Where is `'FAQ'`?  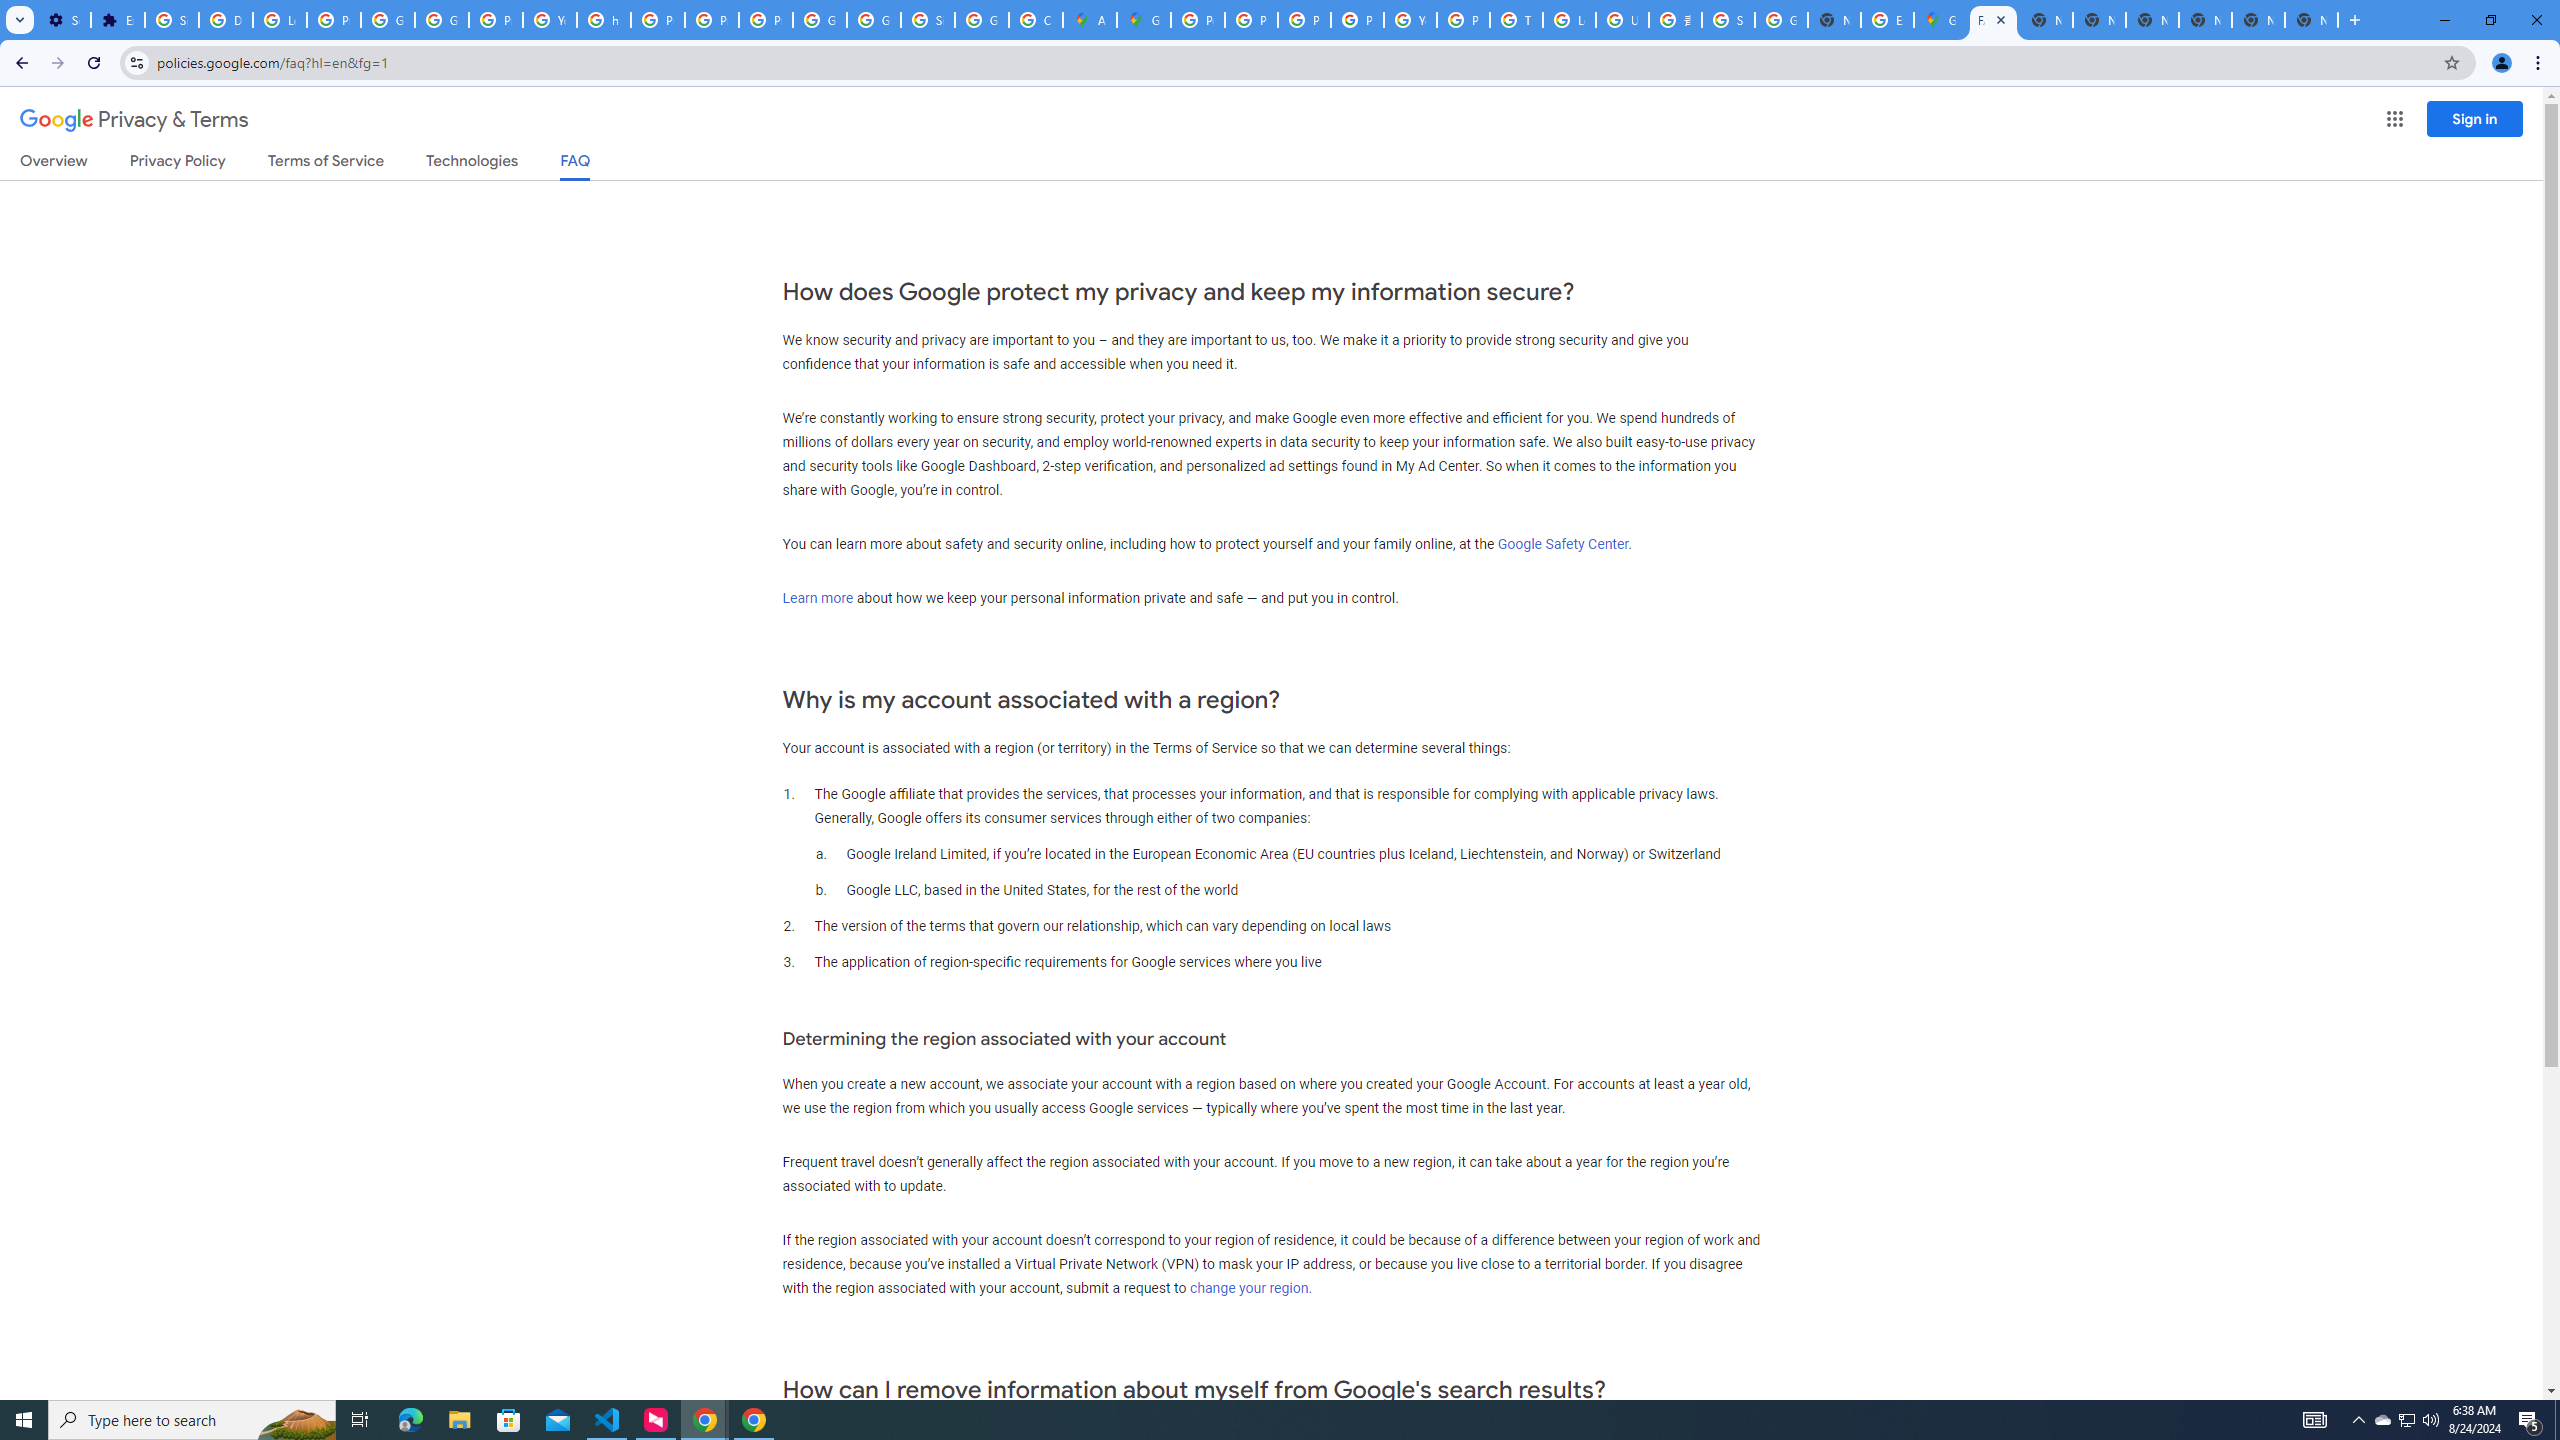 'FAQ' is located at coordinates (575, 165).